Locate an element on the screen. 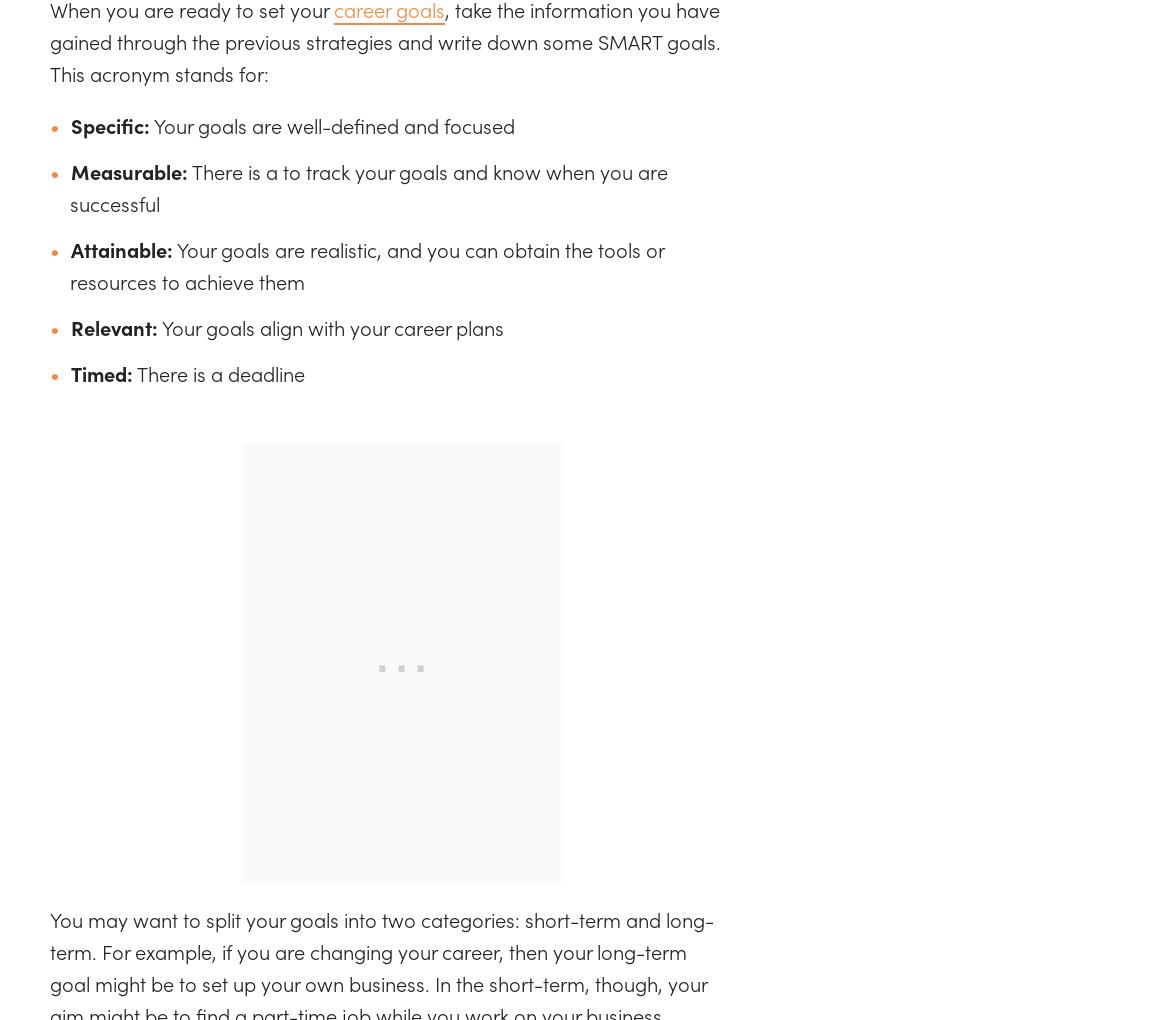 The height and width of the screenshot is (1020, 1150). 'Your goals are realistic, and you can obtain the tools or resources to achieve them' is located at coordinates (366, 263).